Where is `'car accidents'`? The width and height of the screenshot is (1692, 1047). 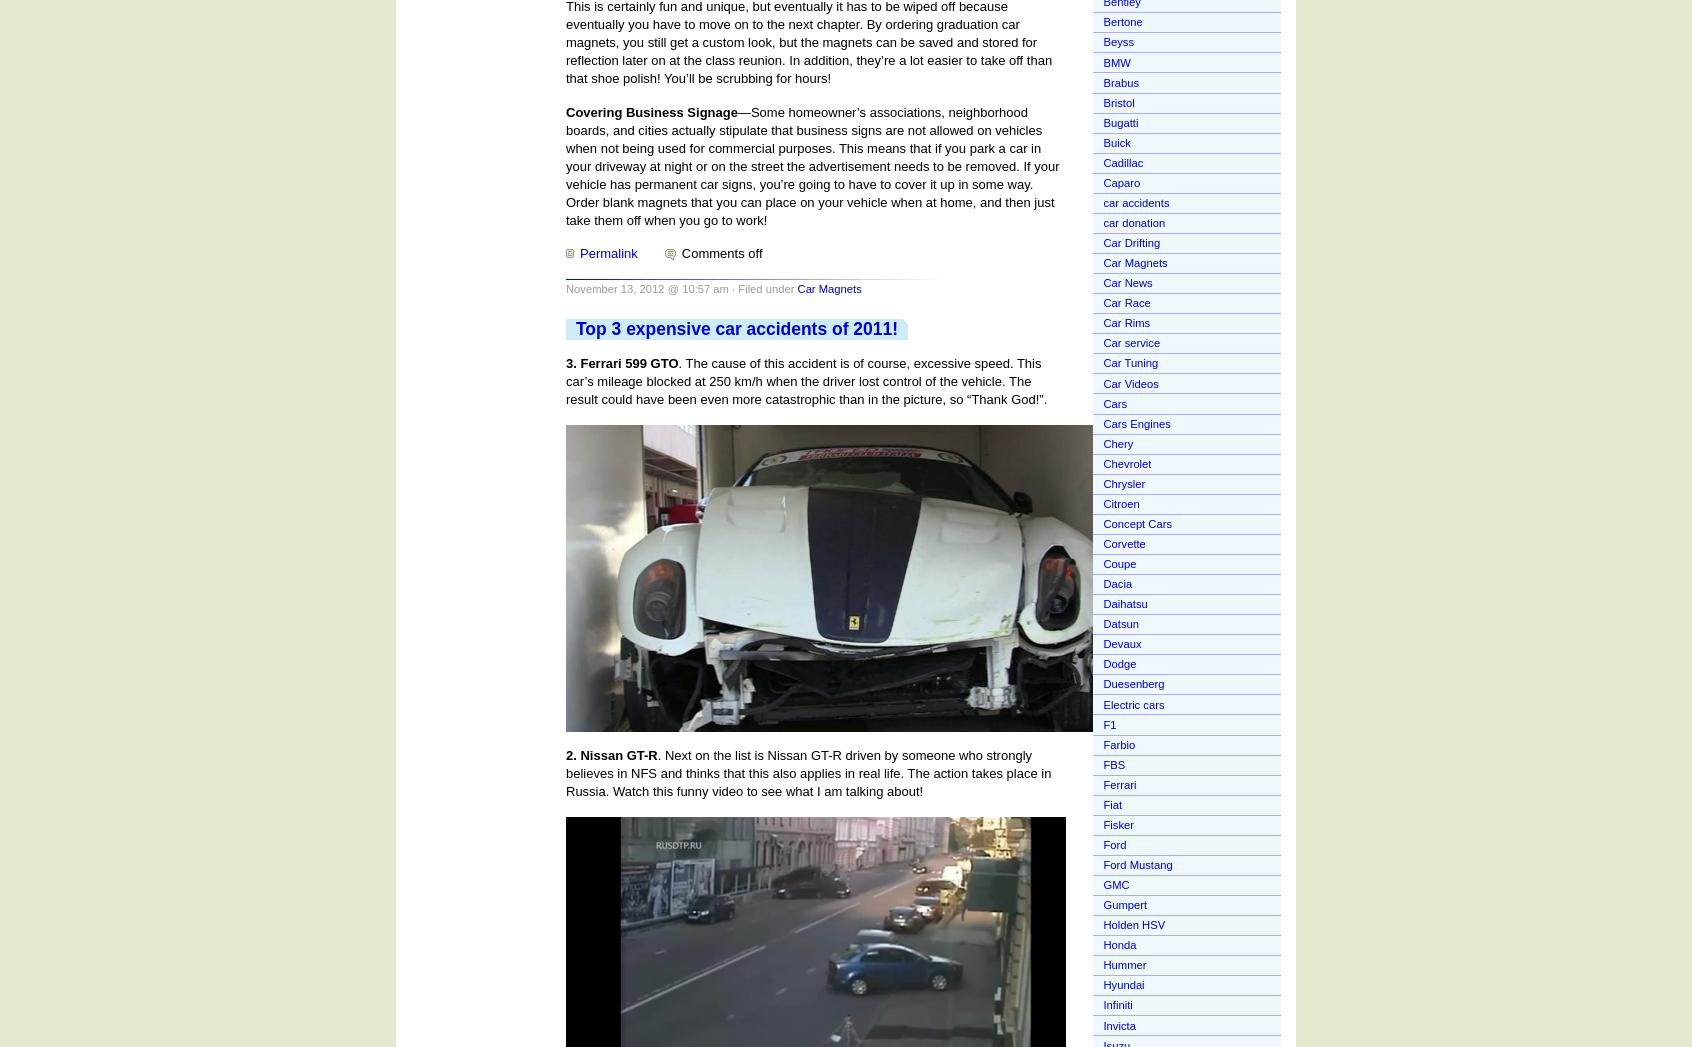 'car accidents' is located at coordinates (1135, 200).